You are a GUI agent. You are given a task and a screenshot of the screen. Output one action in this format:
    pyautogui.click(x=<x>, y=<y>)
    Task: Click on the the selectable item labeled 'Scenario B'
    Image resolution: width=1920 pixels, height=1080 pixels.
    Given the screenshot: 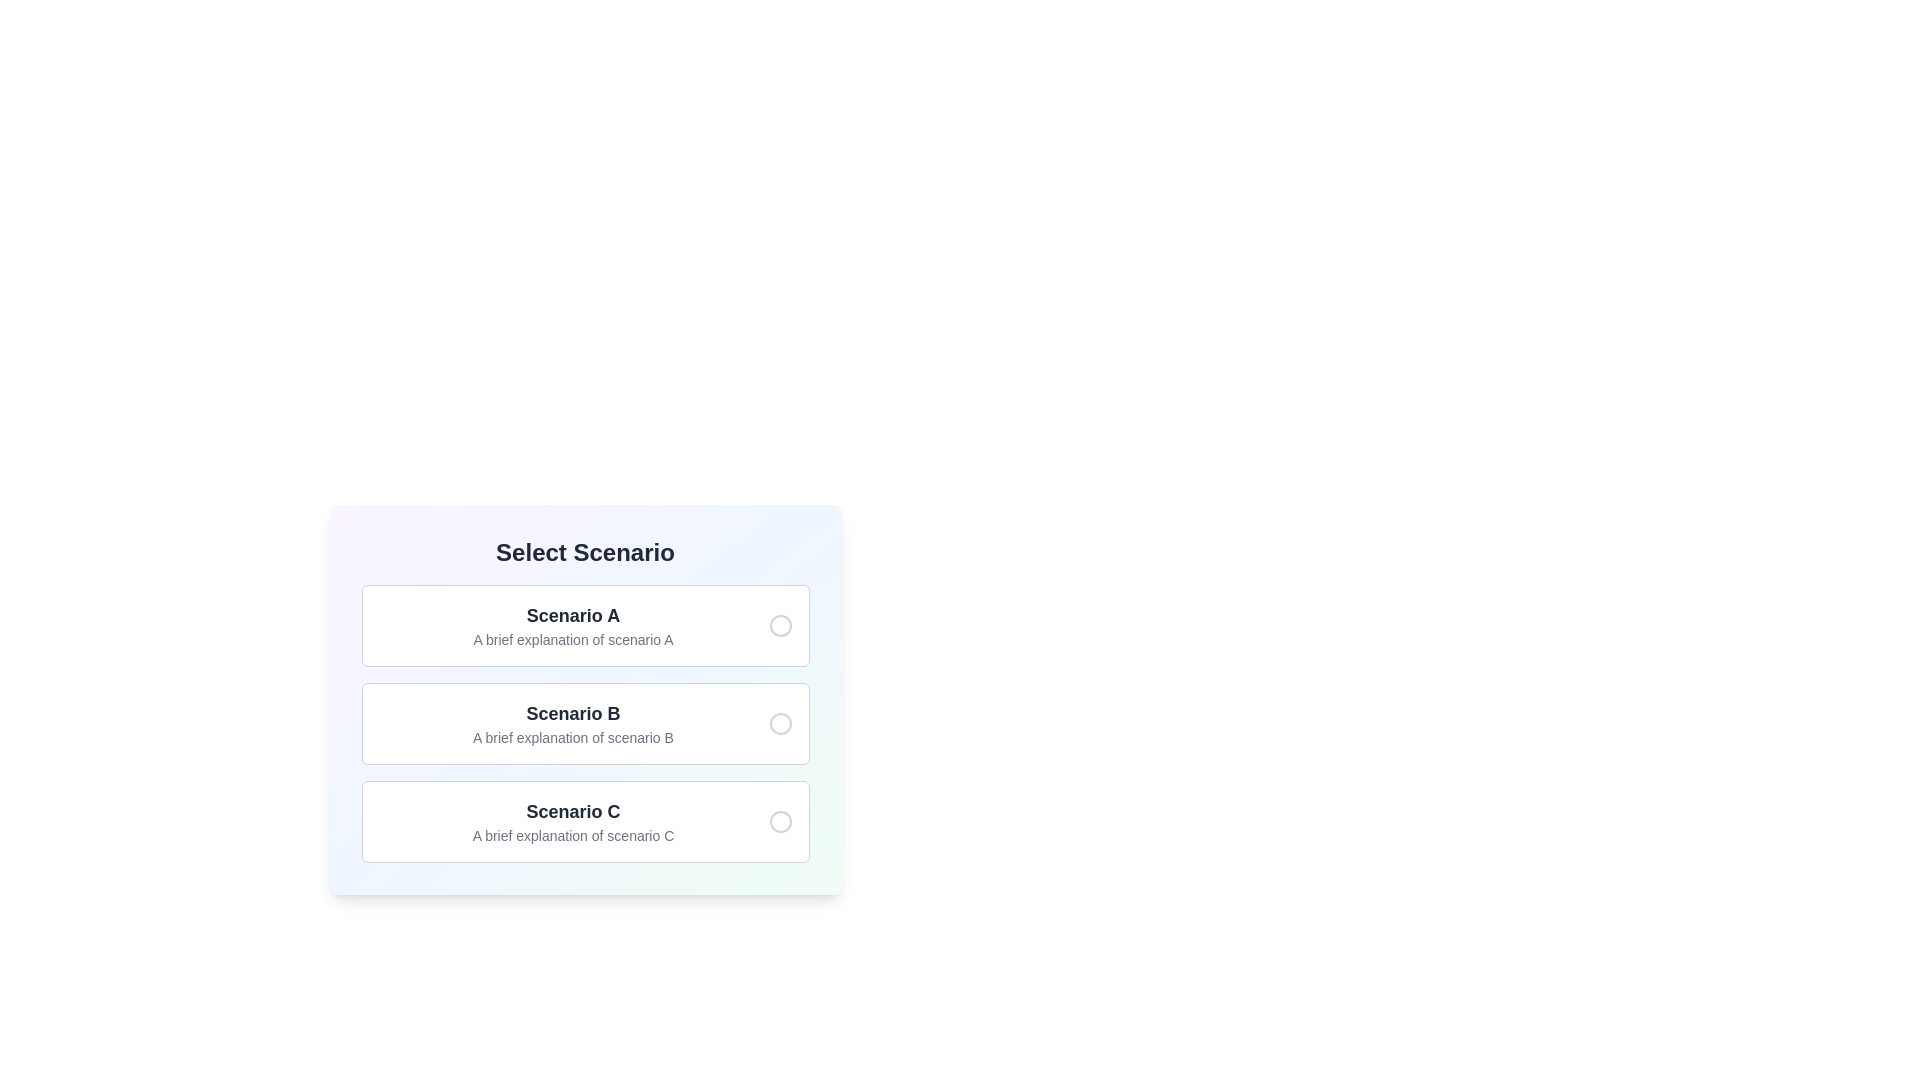 What is the action you would take?
    pyautogui.click(x=584, y=724)
    